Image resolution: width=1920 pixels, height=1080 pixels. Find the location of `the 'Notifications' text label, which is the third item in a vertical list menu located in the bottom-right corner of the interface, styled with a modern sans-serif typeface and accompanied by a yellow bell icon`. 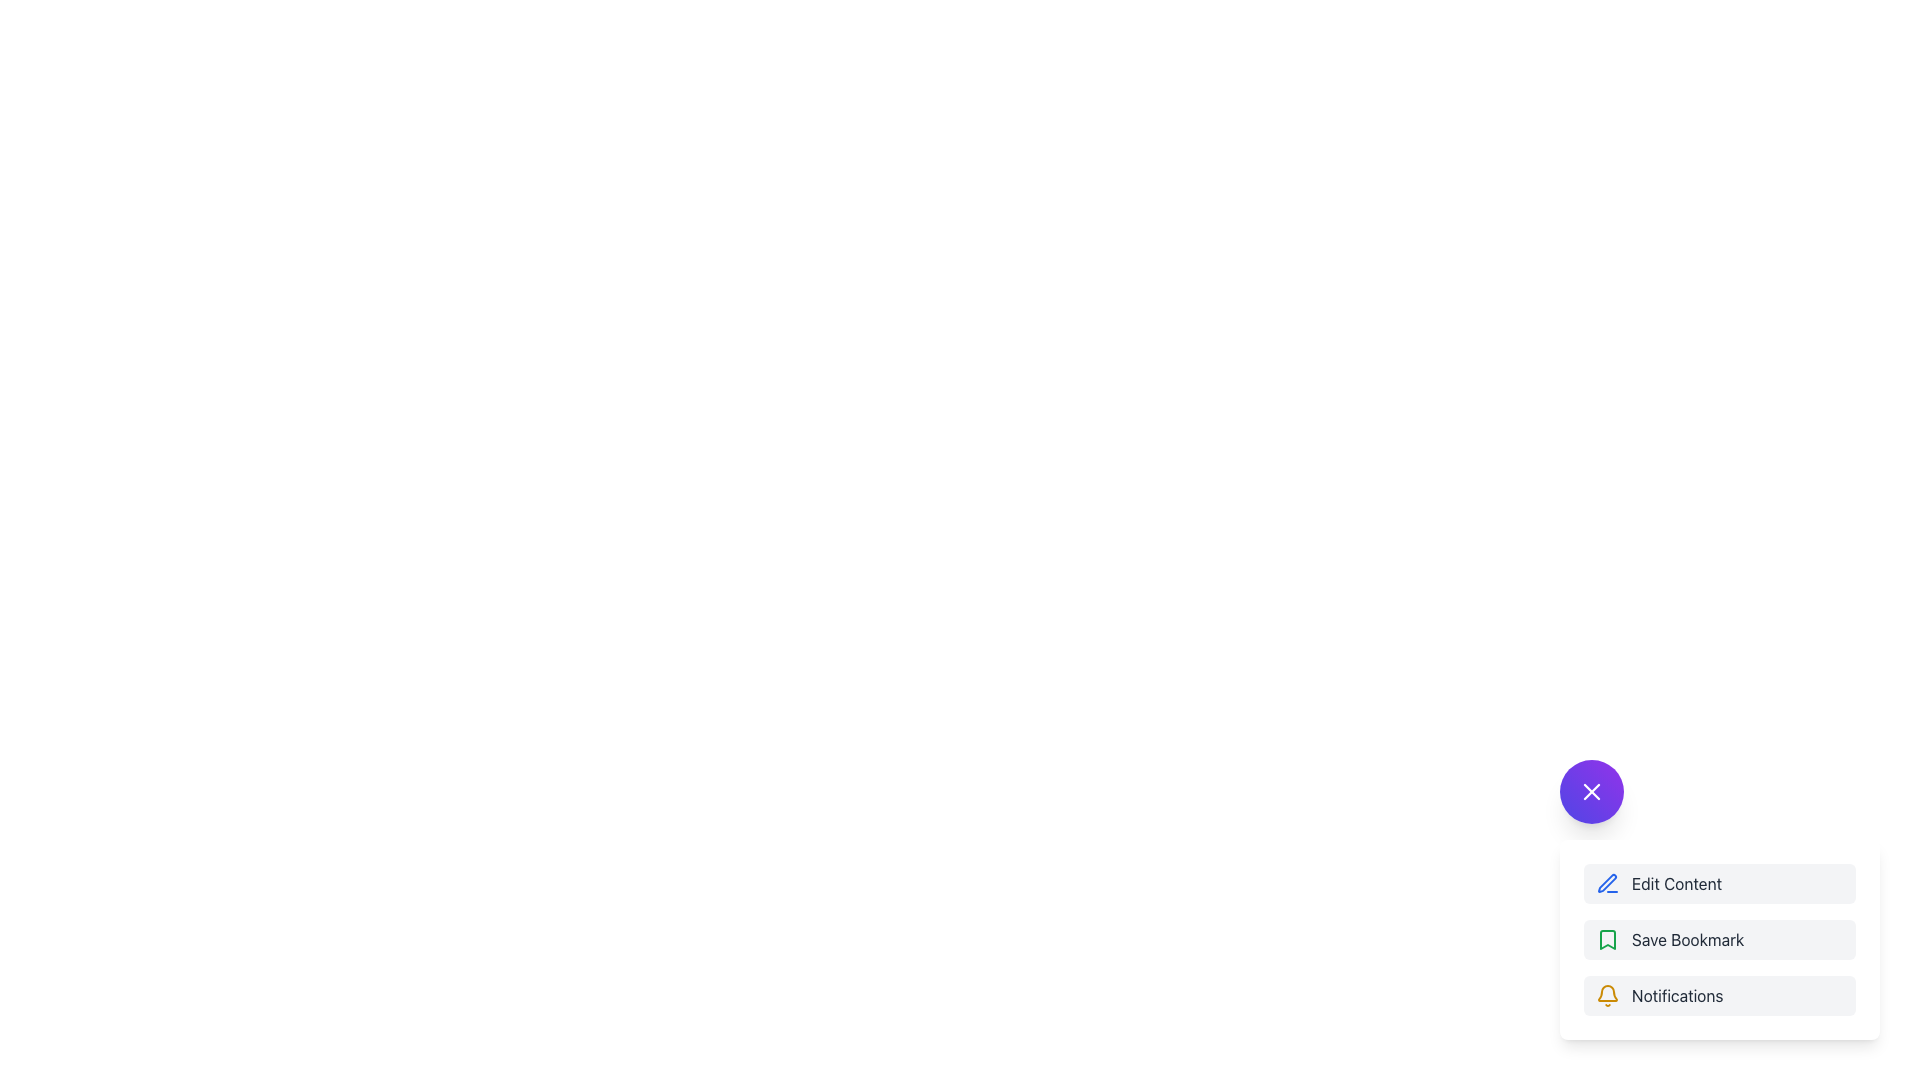

the 'Notifications' text label, which is the third item in a vertical list menu located in the bottom-right corner of the interface, styled with a modern sans-serif typeface and accompanied by a yellow bell icon is located at coordinates (1677, 995).